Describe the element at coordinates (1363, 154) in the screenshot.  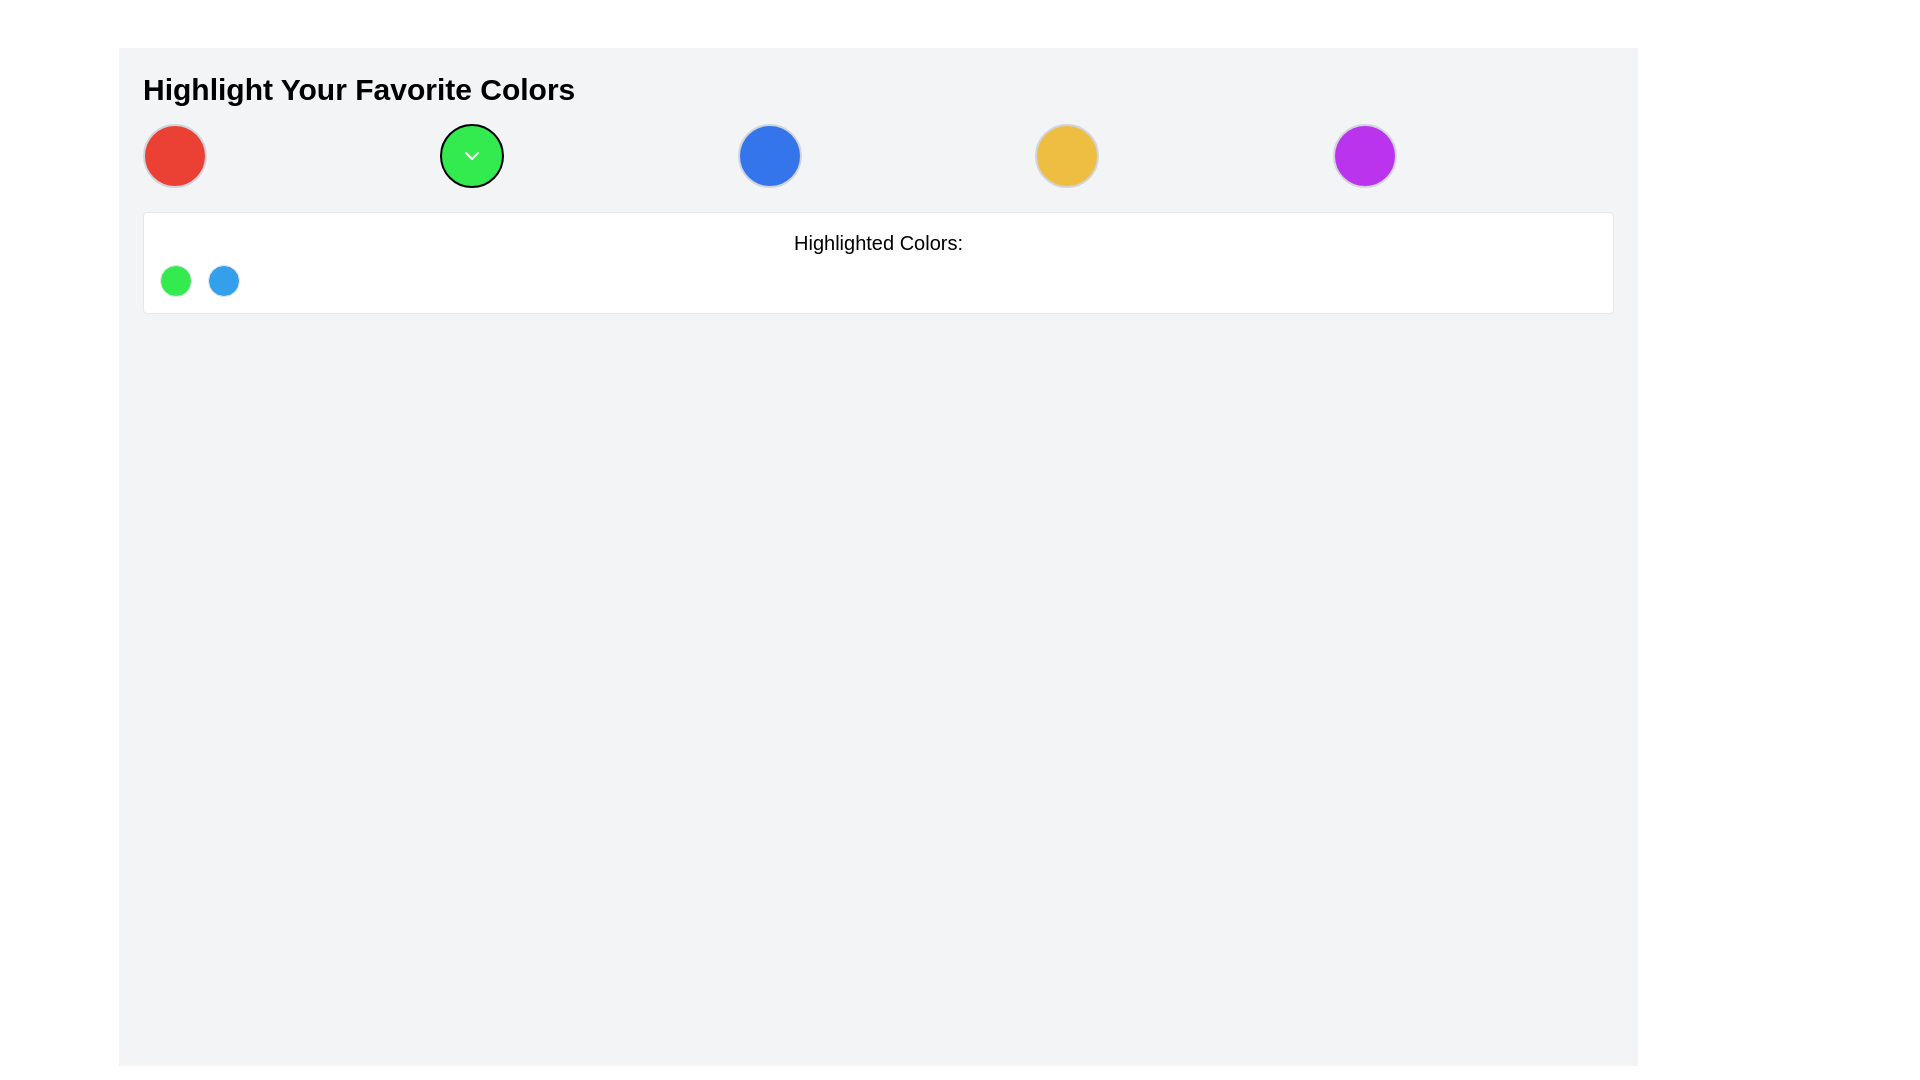
I see `the vibrant purple circular button with a gray border, which is the last element in the horizontal grid layout` at that location.